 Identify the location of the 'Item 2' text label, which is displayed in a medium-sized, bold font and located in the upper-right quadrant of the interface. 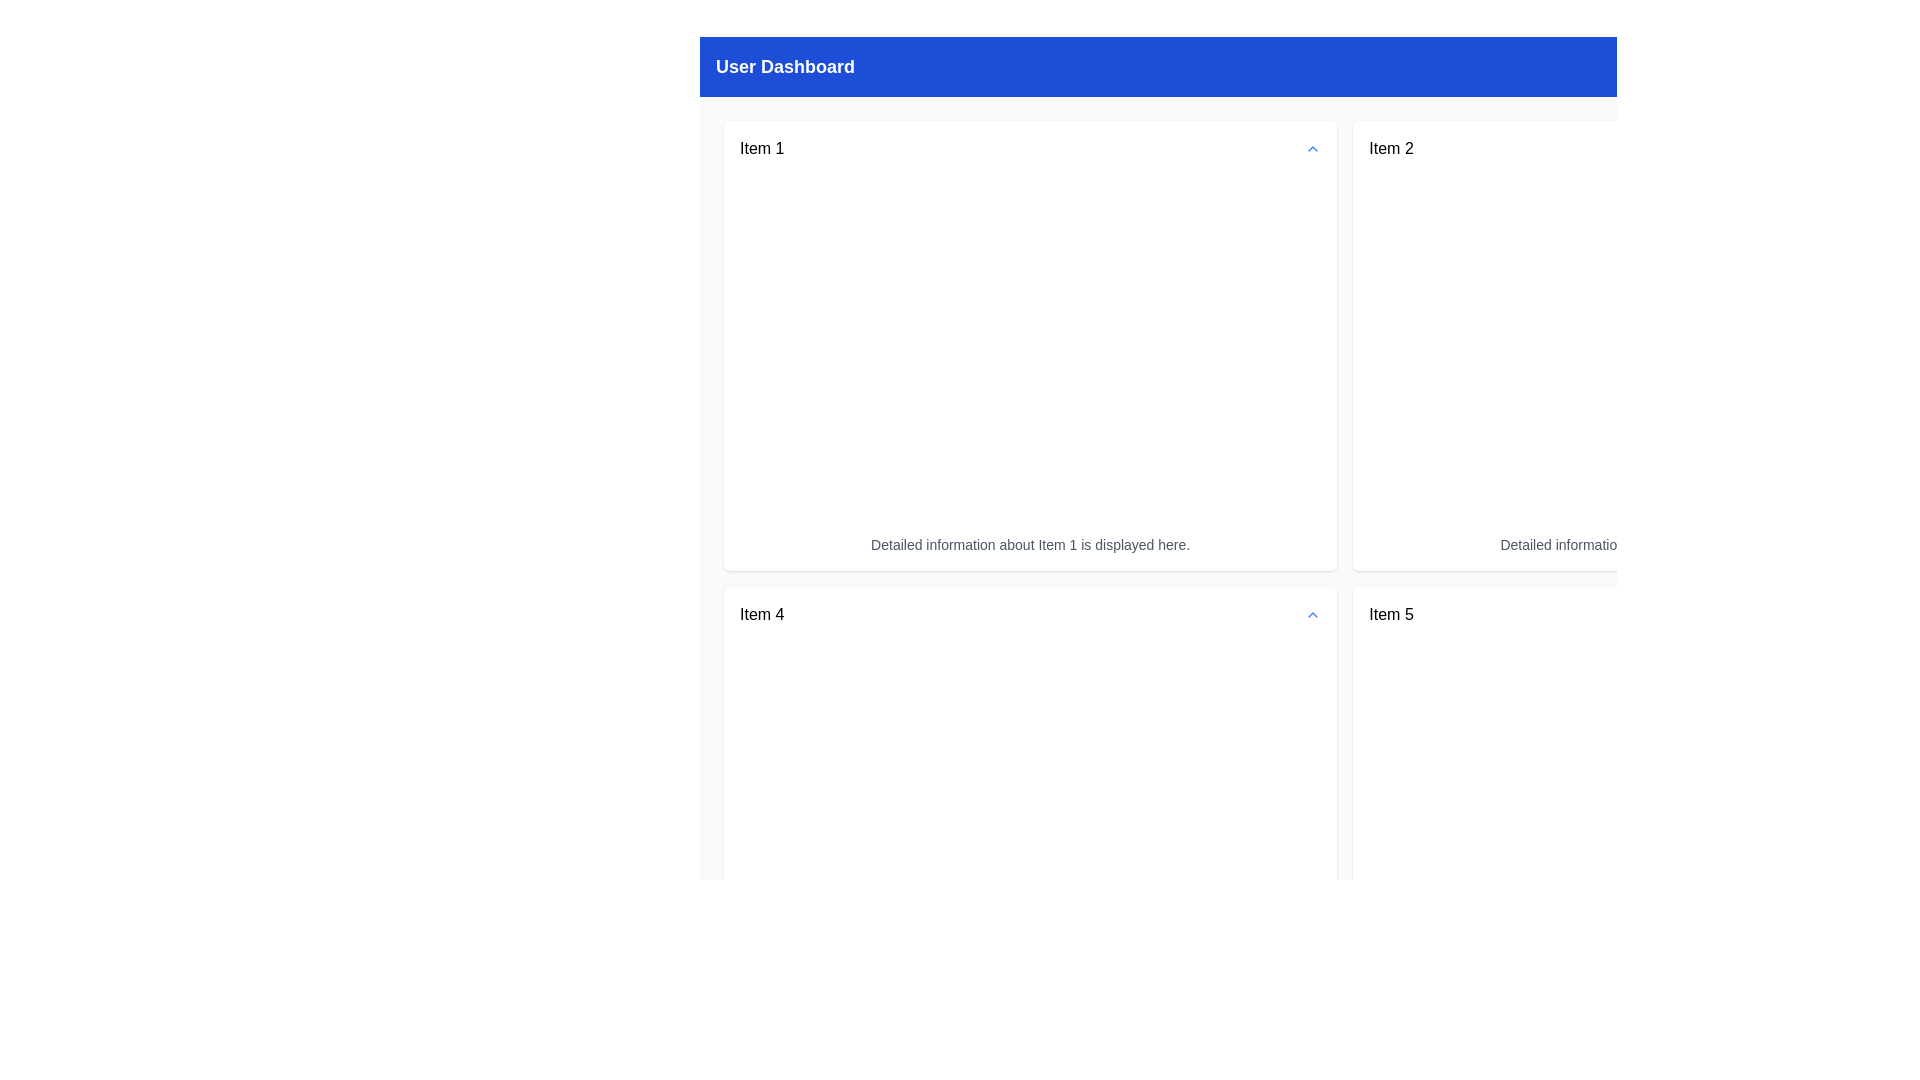
(1390, 148).